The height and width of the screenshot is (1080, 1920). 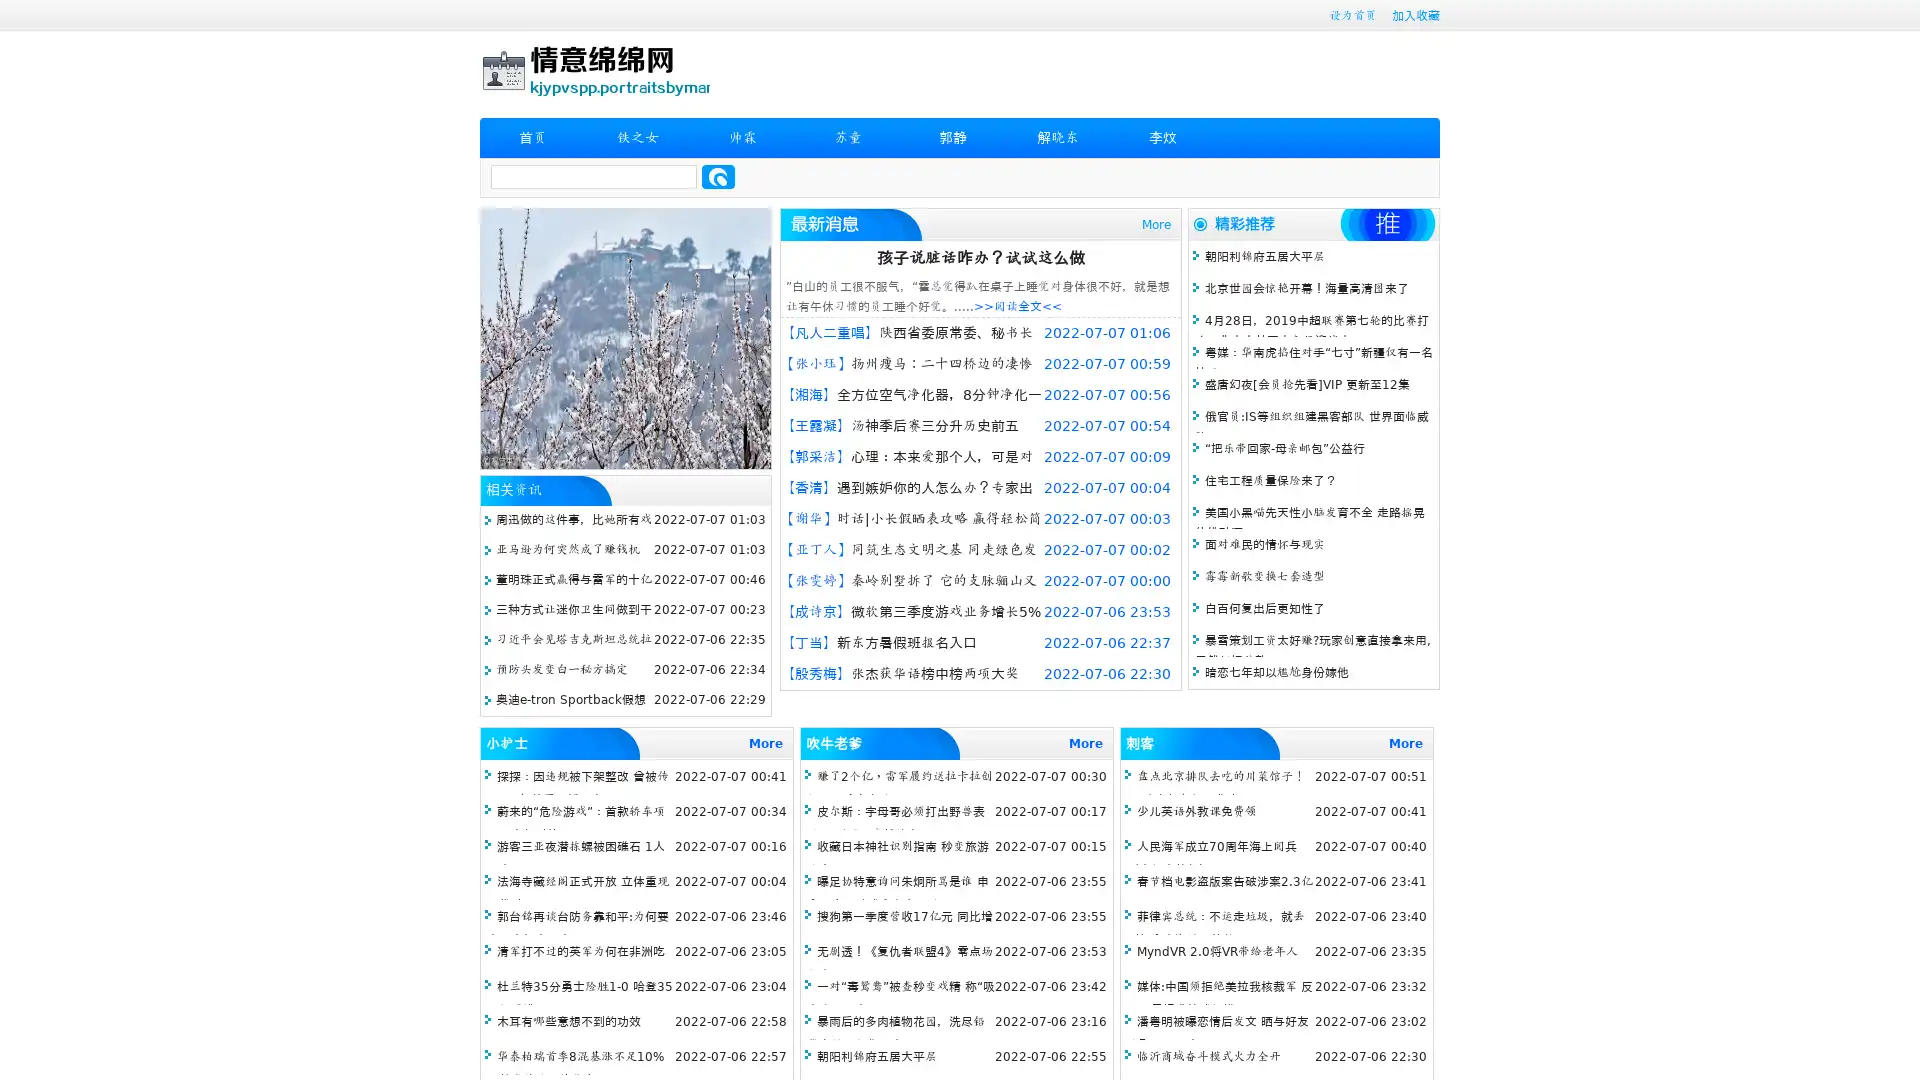 I want to click on Search, so click(x=718, y=176).